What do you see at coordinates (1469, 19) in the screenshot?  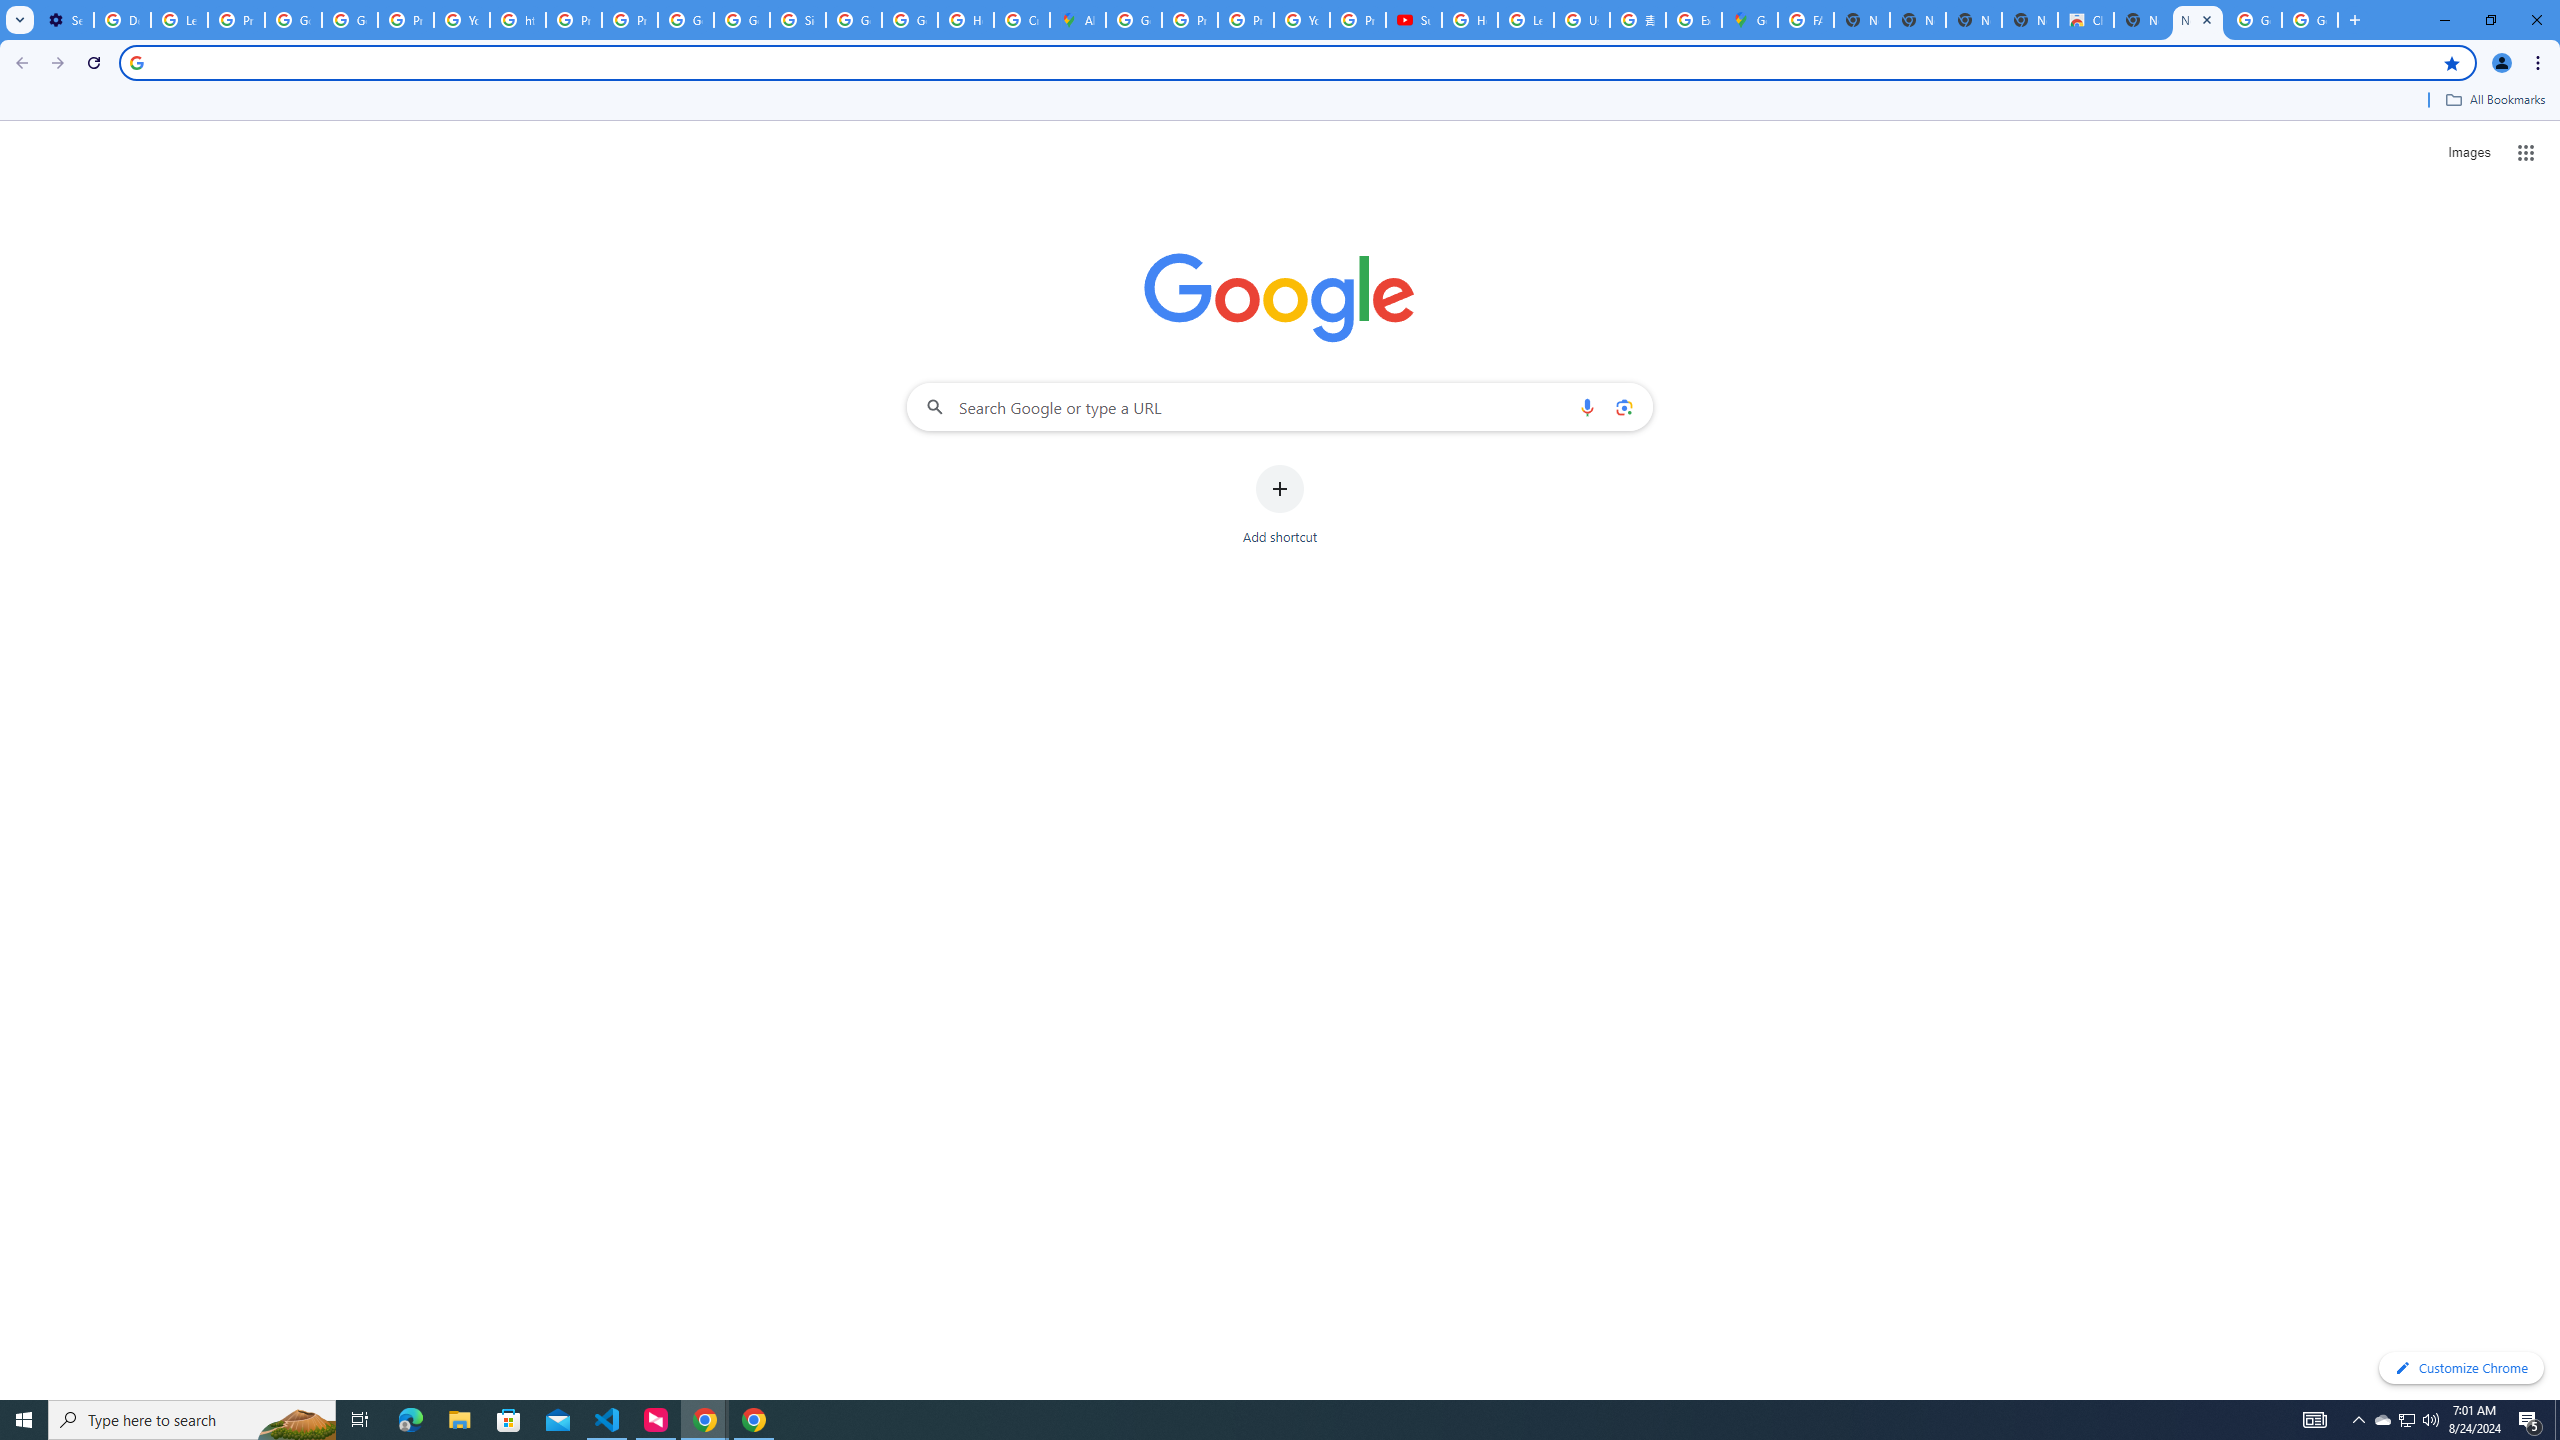 I see `'How Chrome protects your passwords - Google Chrome Help'` at bounding box center [1469, 19].